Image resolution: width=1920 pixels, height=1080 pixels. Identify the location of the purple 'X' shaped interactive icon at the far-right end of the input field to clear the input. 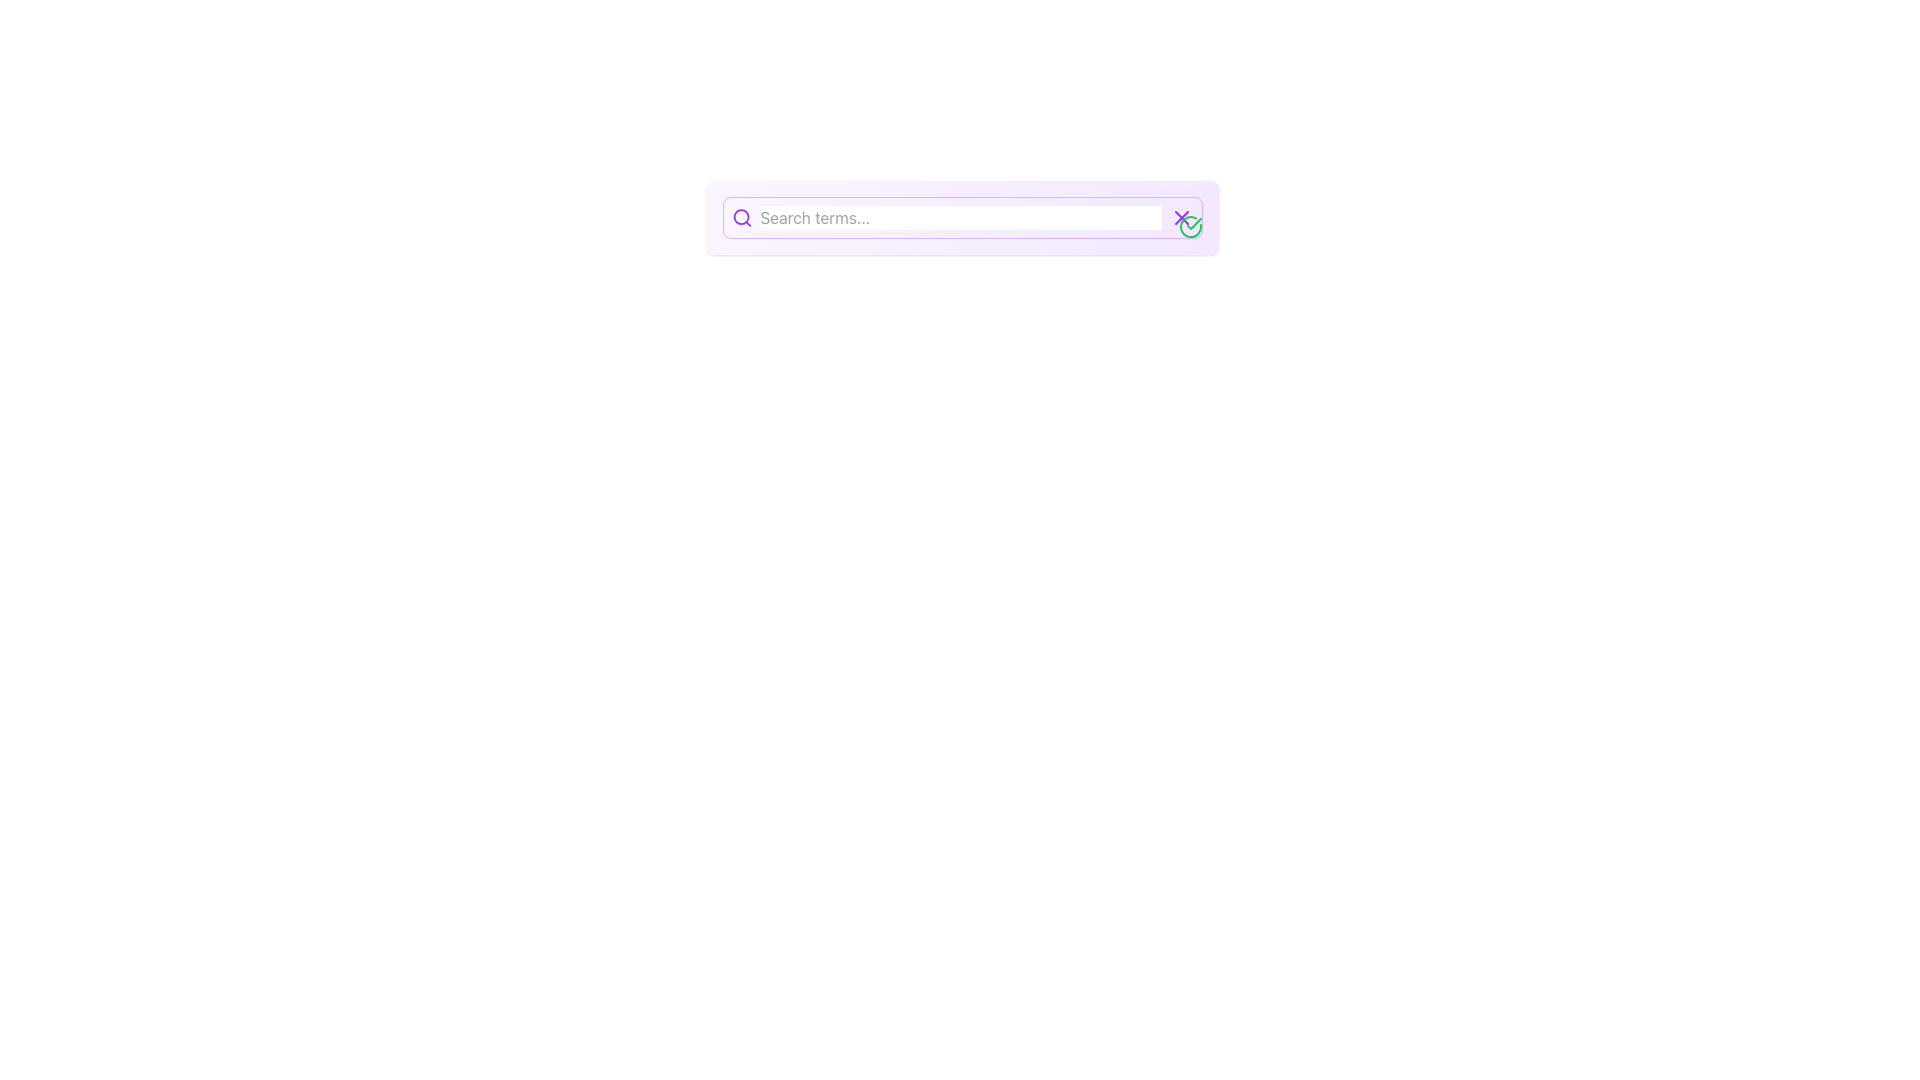
(1181, 218).